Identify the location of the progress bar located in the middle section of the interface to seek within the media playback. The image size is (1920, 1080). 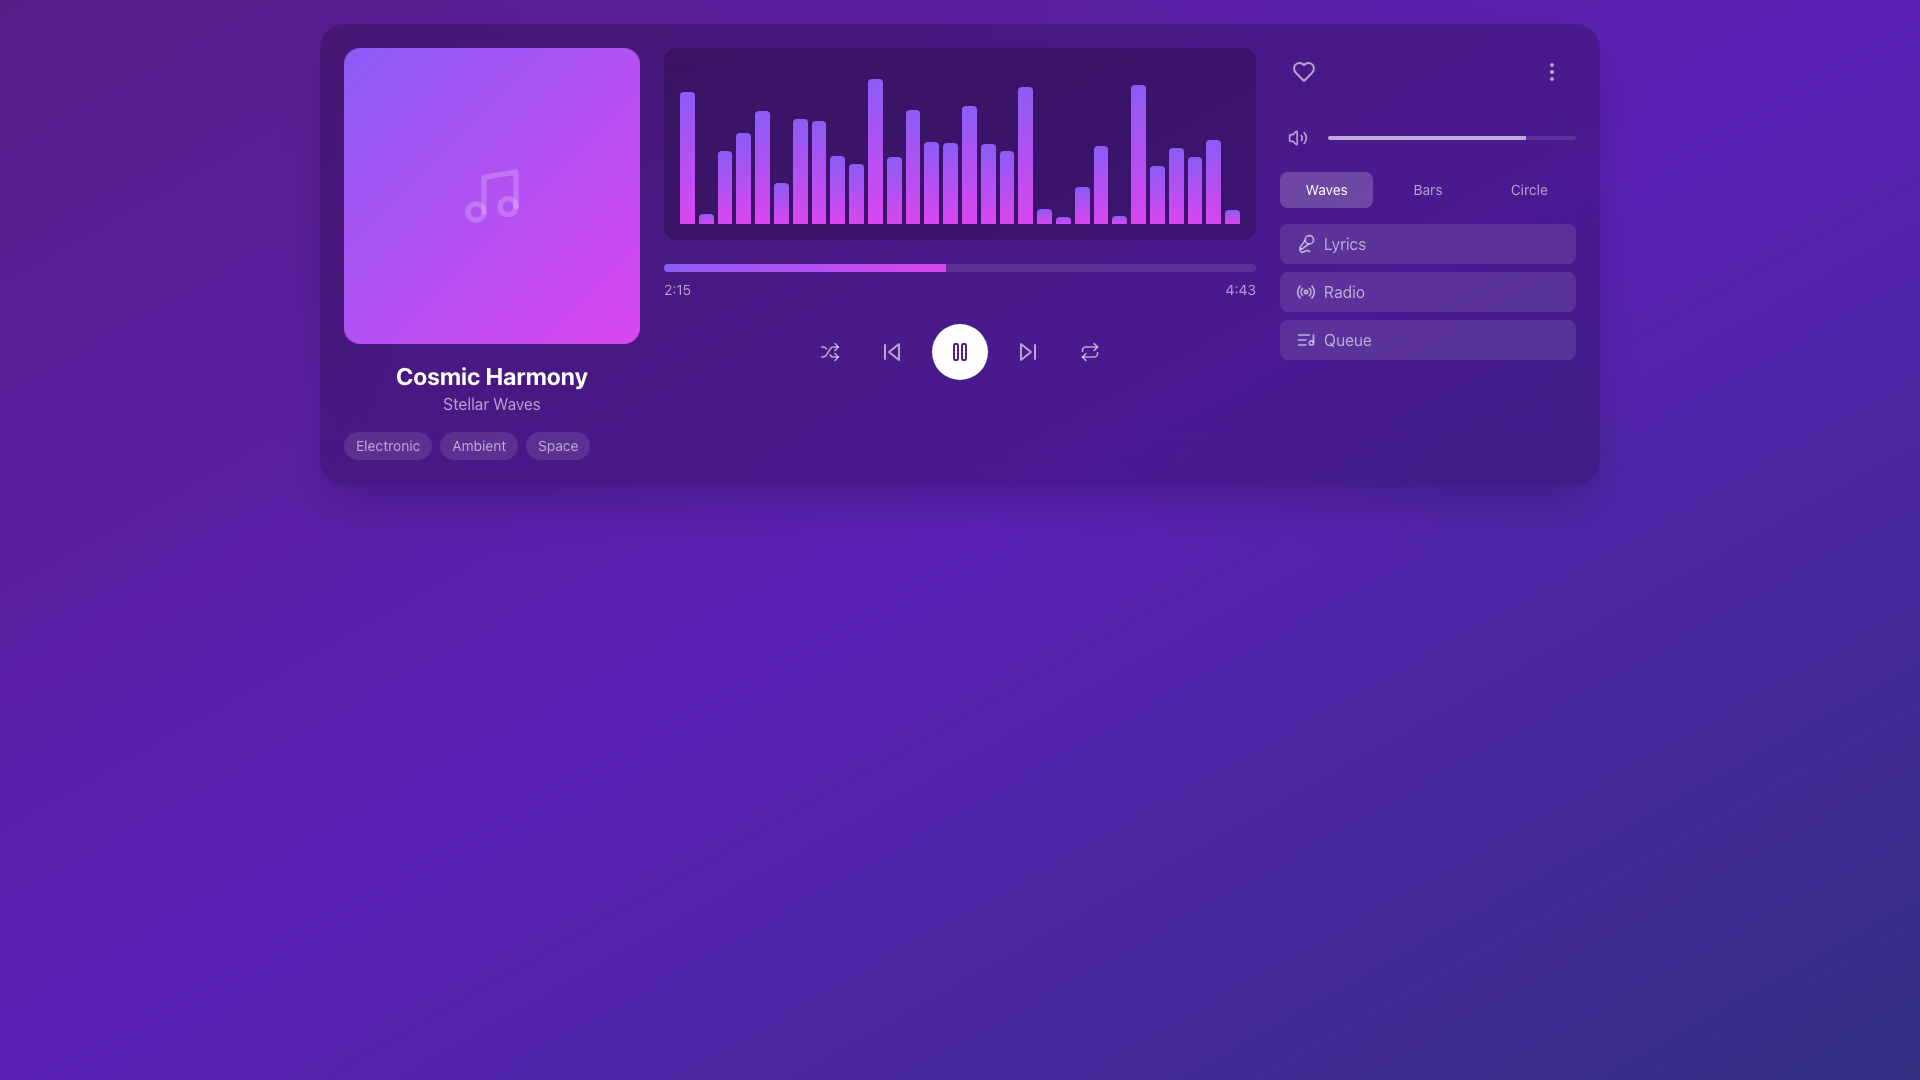
(960, 266).